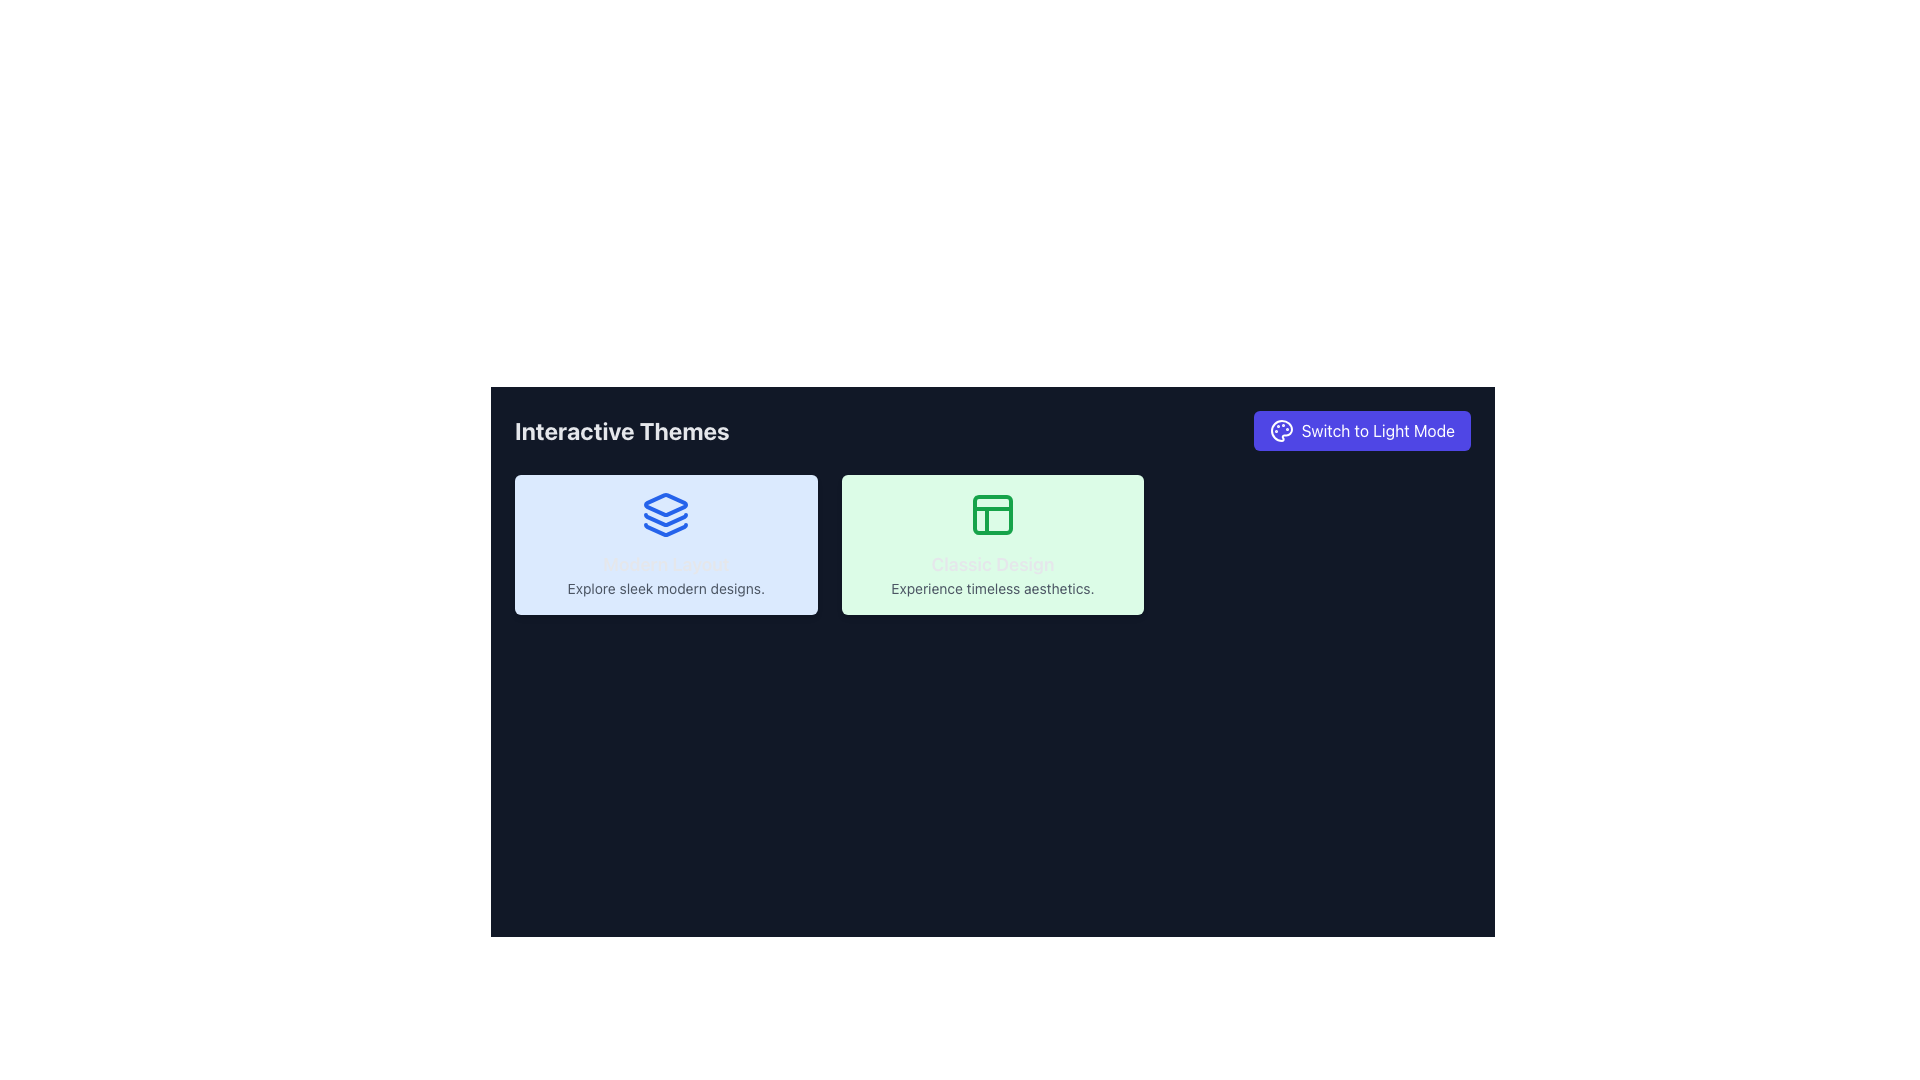 This screenshot has width=1920, height=1080. I want to click on the Decorative Icon, which is a vibrant blue layered stack-like icon located at the top of the 'Modern Layout' card in the 'Interactive Themes' section, so click(666, 514).